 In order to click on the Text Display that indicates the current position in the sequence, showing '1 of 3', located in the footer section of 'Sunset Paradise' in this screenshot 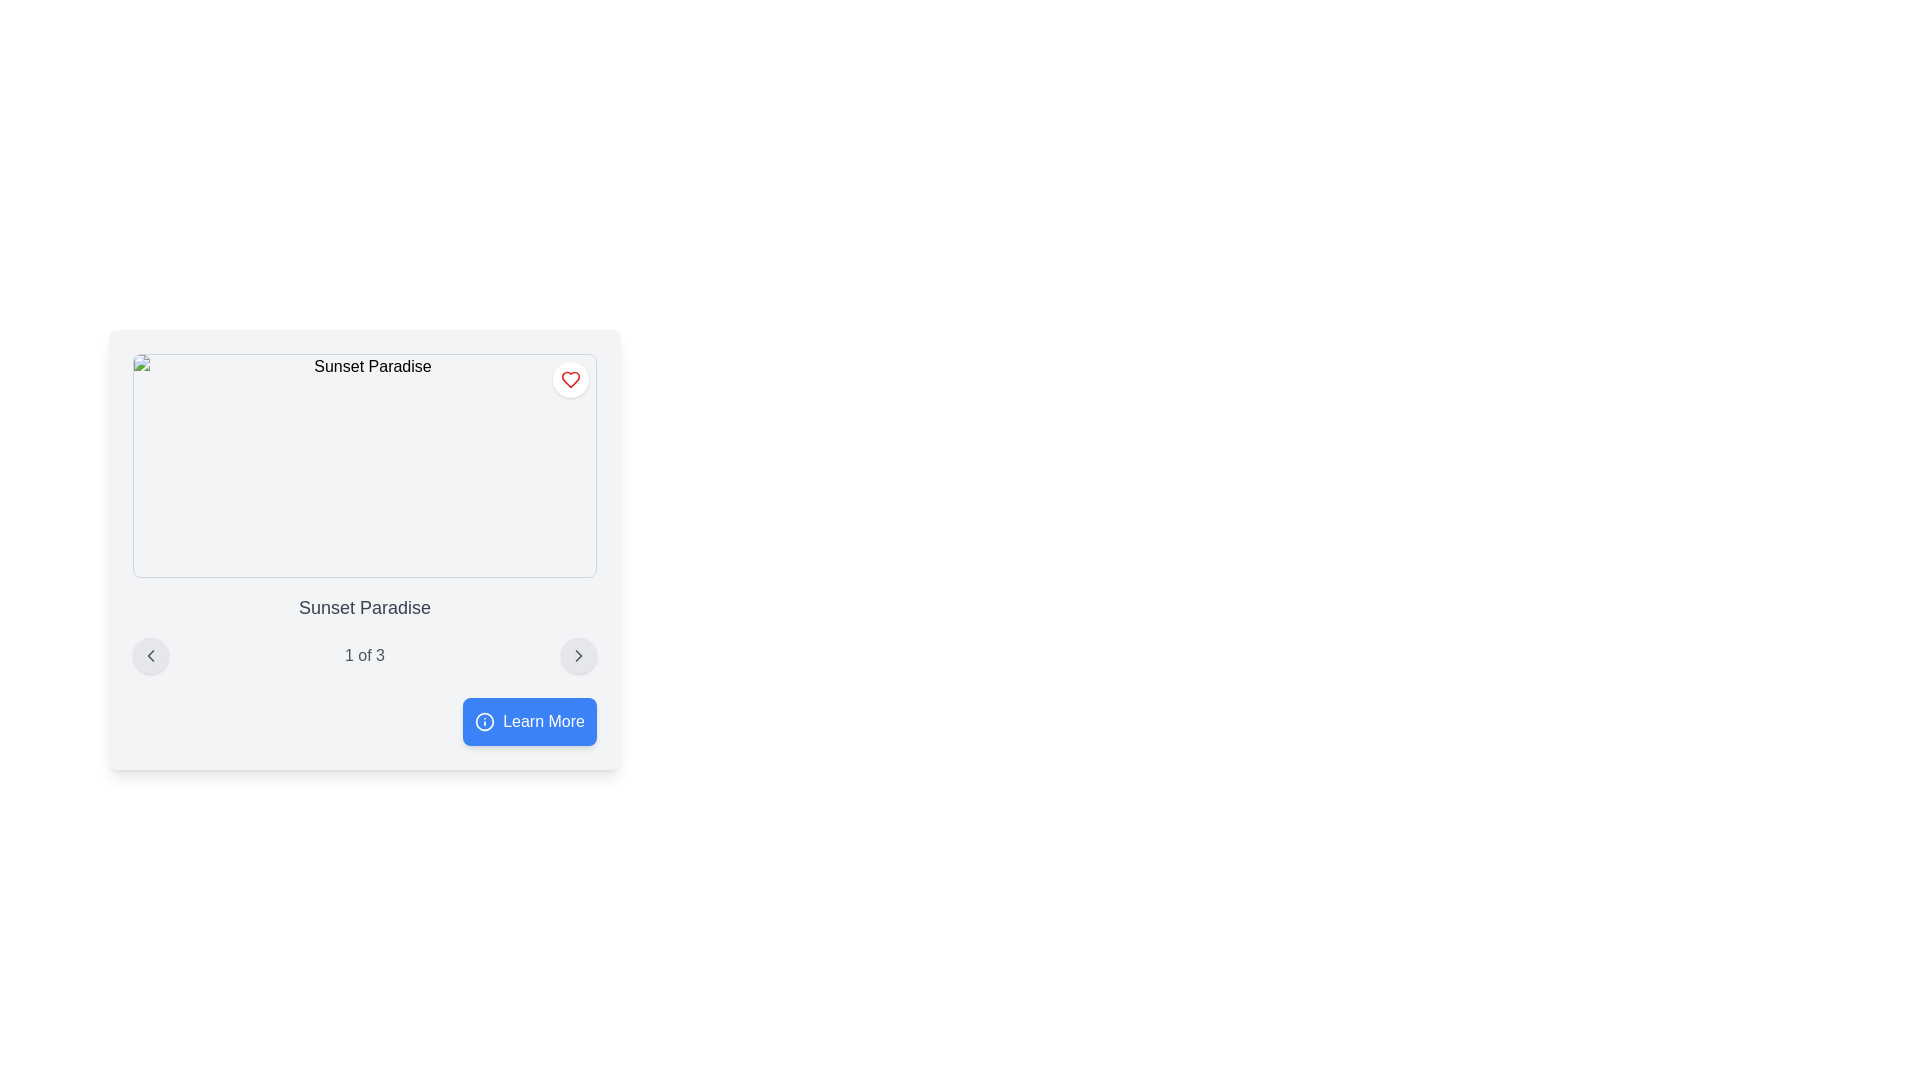, I will do `click(364, 655)`.